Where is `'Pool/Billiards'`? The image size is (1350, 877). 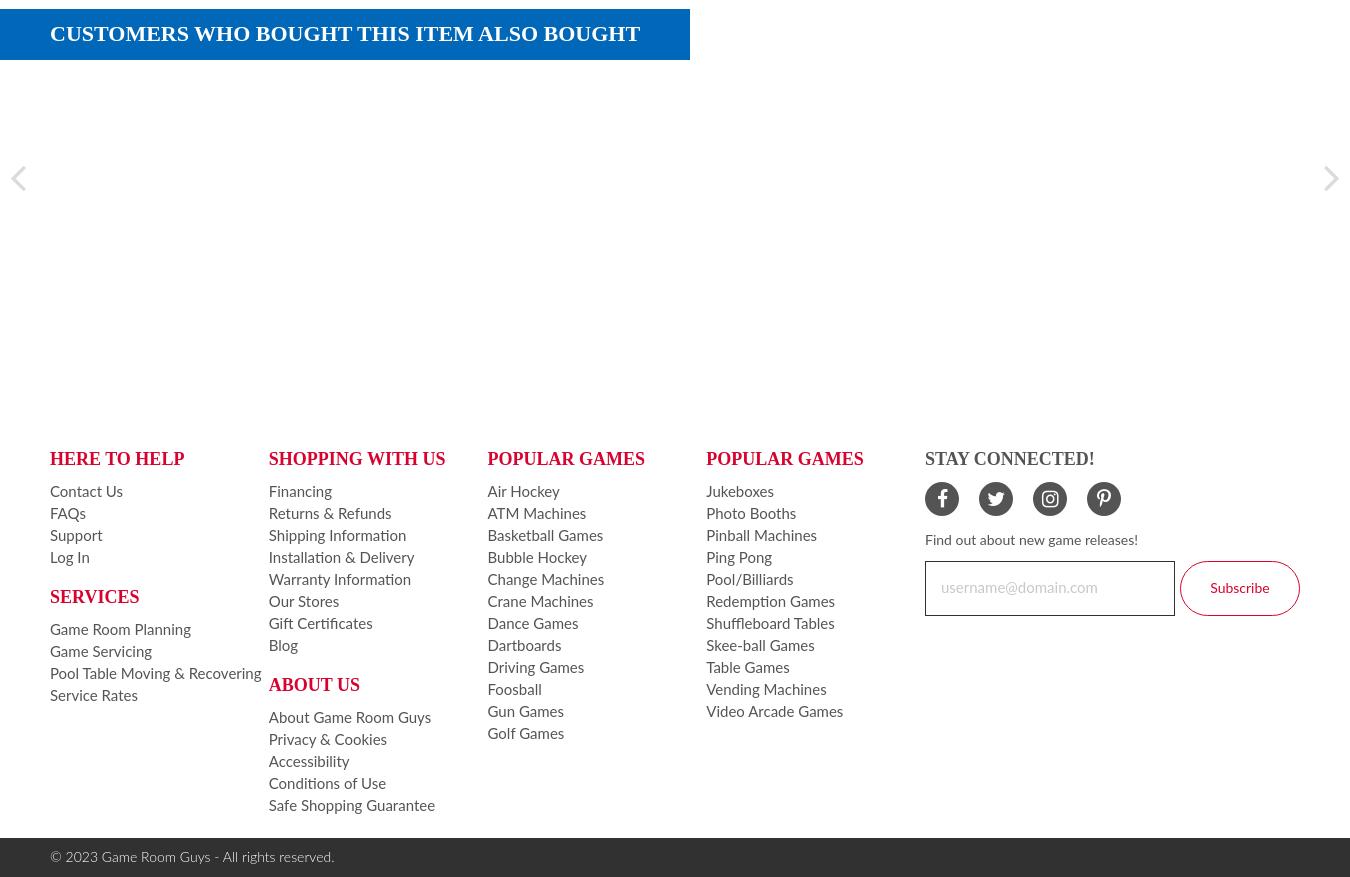
'Pool/Billiards' is located at coordinates (705, 579).